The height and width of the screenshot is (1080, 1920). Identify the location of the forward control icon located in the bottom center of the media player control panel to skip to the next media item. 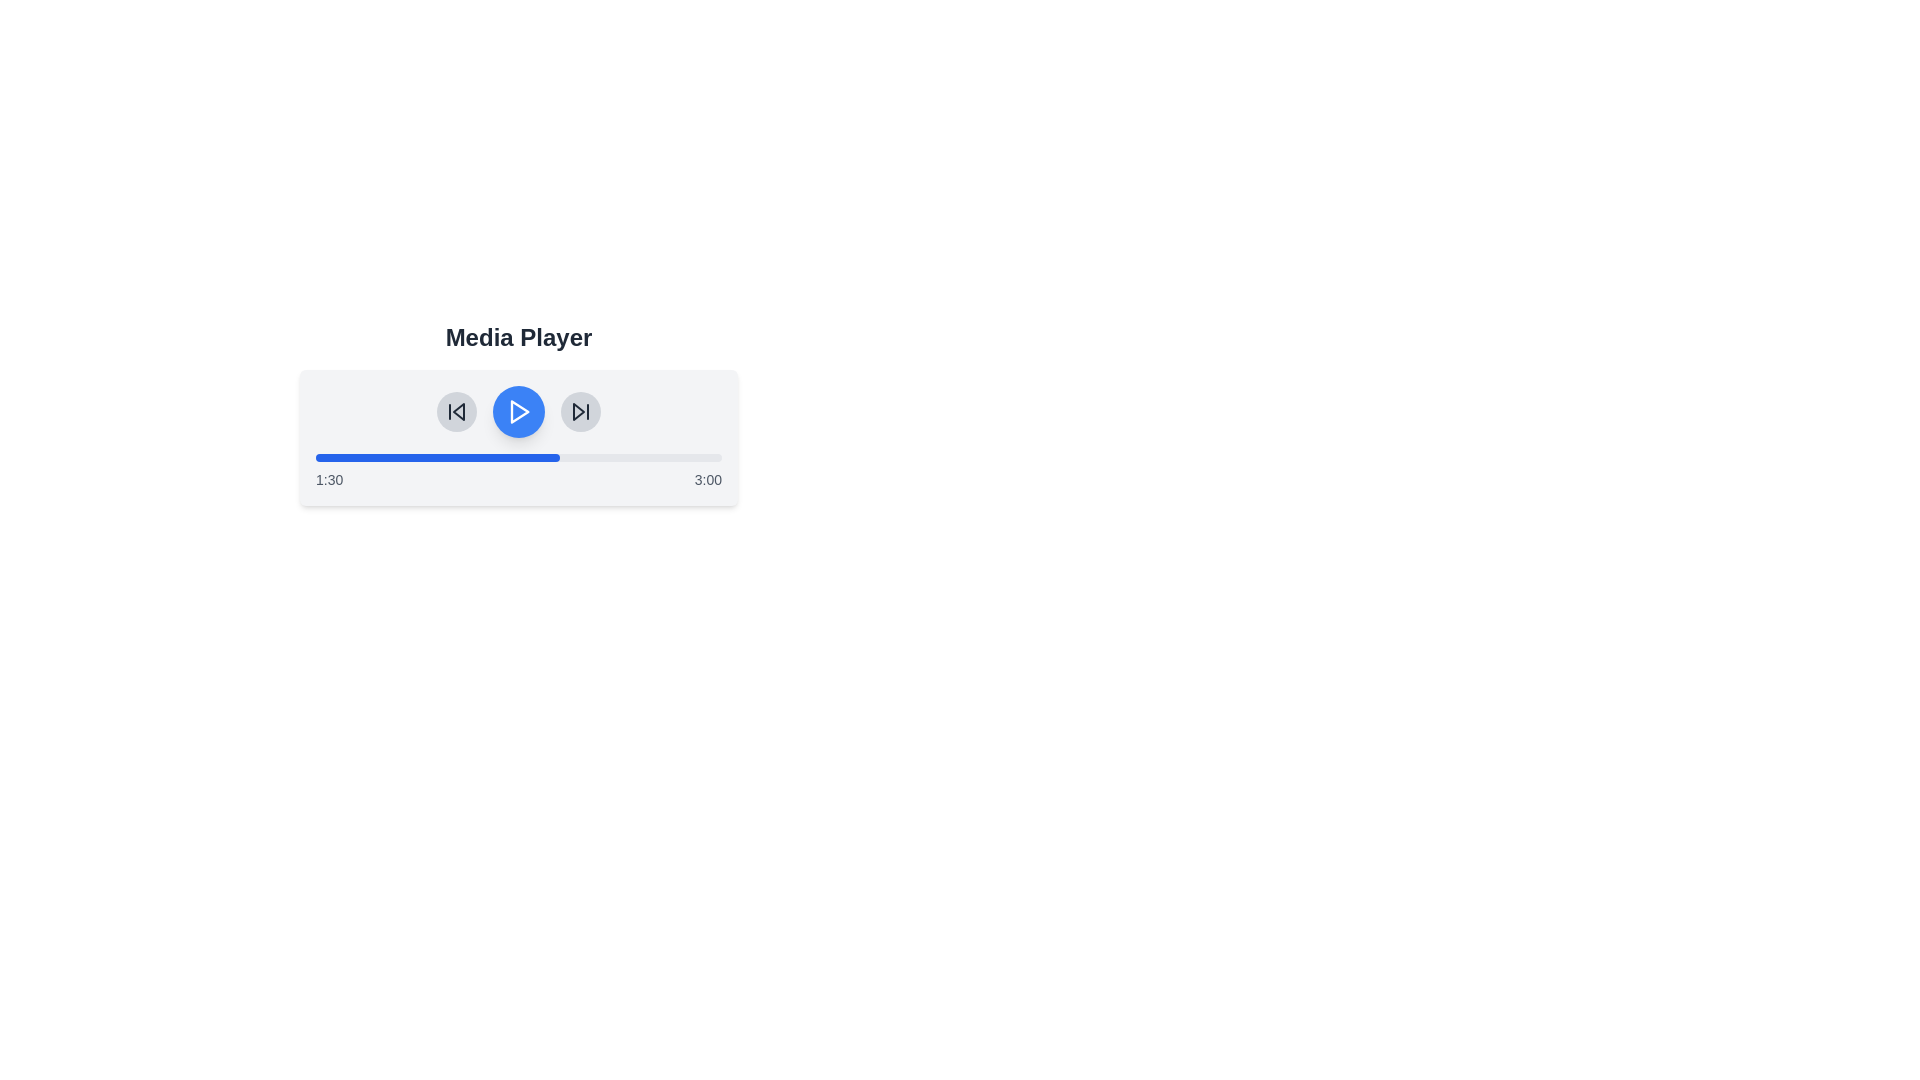
(578, 411).